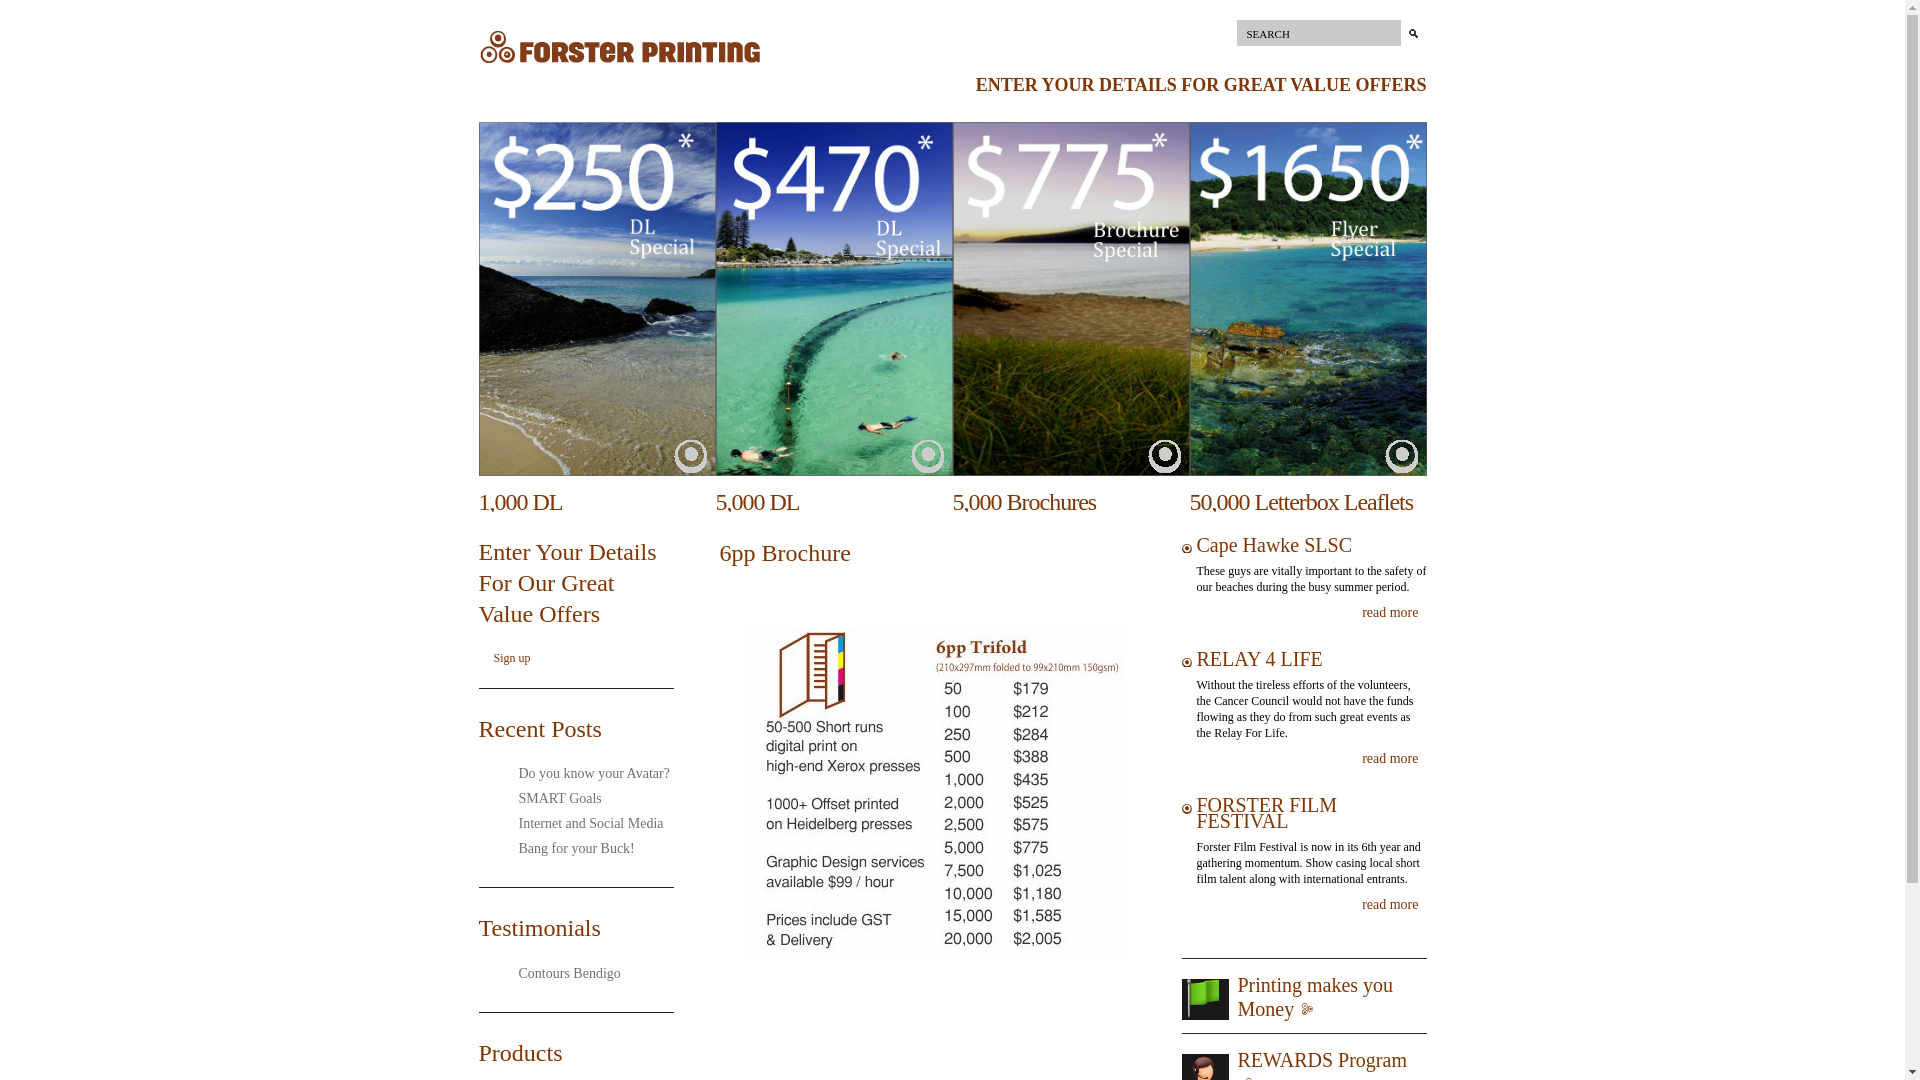 The image size is (1920, 1080). I want to click on 'Bang for your Buck!', so click(568, 848).